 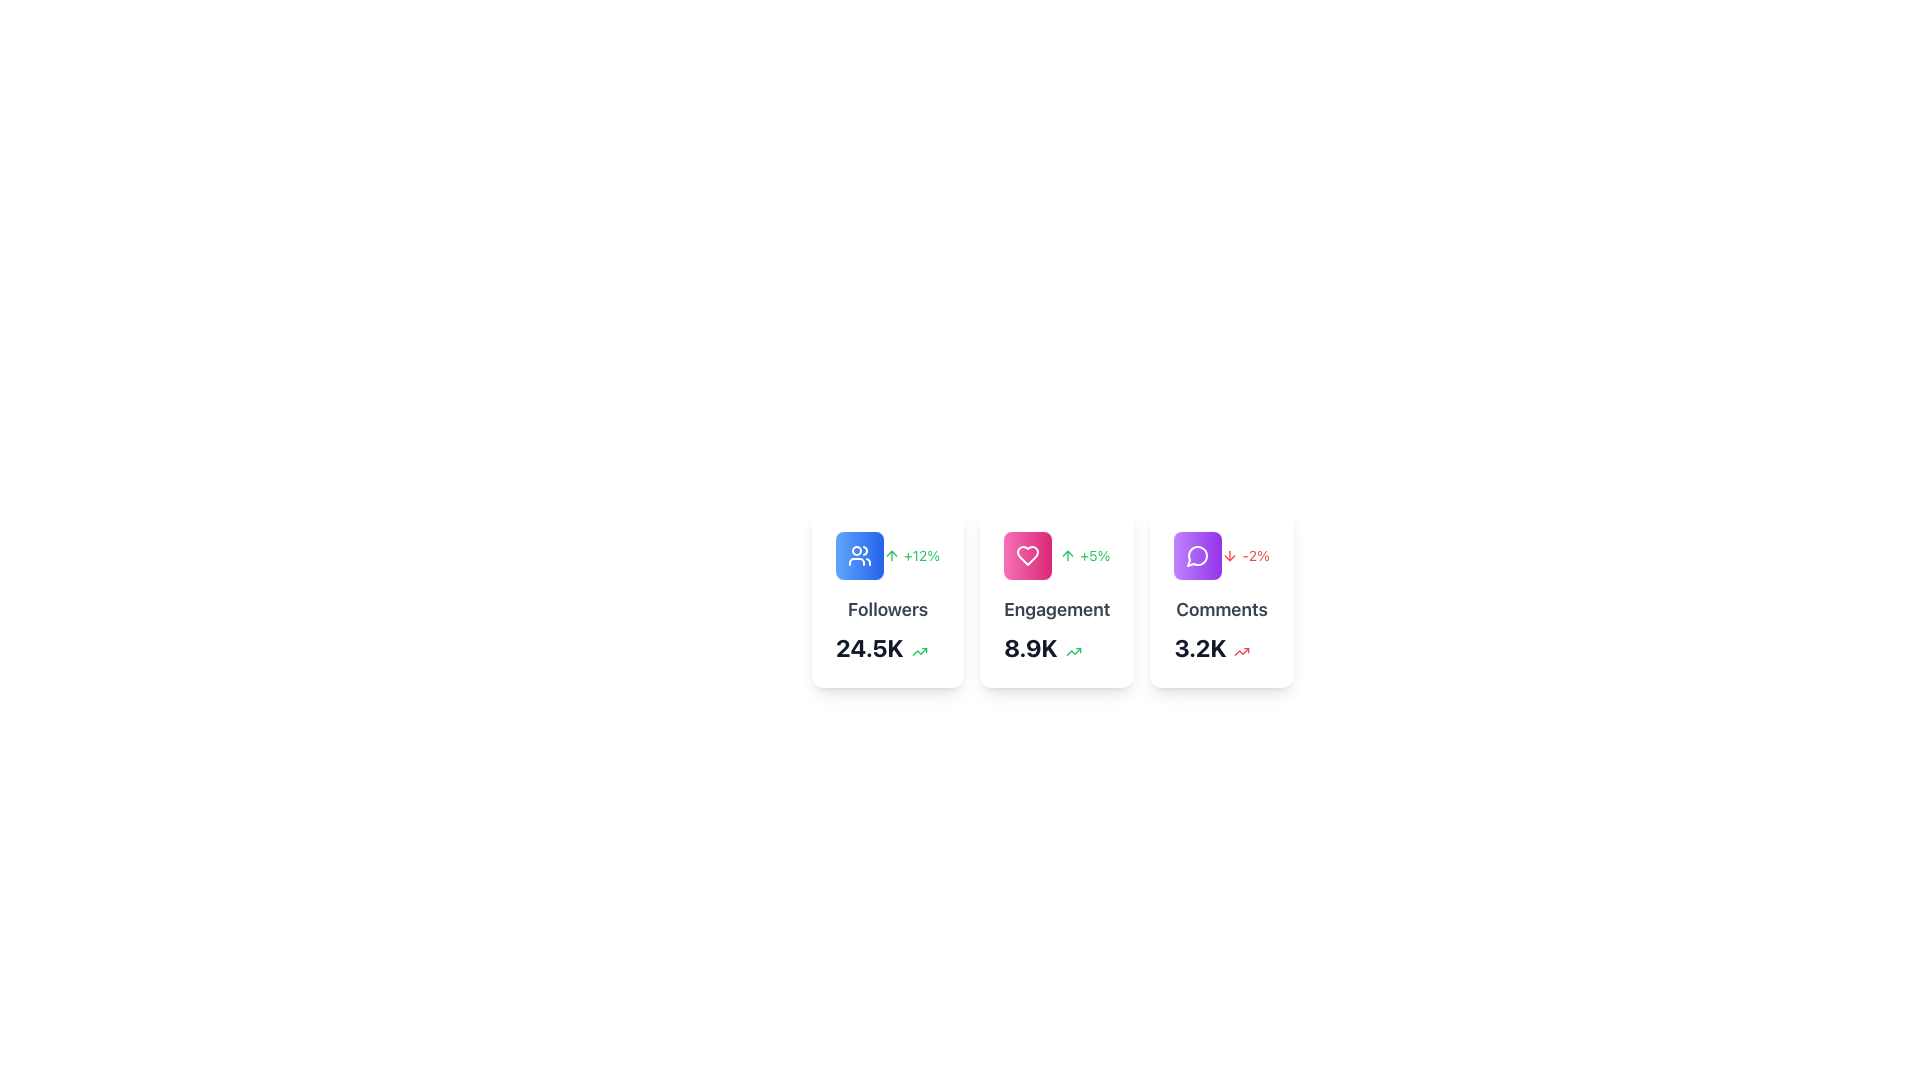 I want to click on displayed numerical statistic '3.2K' in the Statistical display with icon located at the bottom center of the 'Comments' card, so click(x=1221, y=648).